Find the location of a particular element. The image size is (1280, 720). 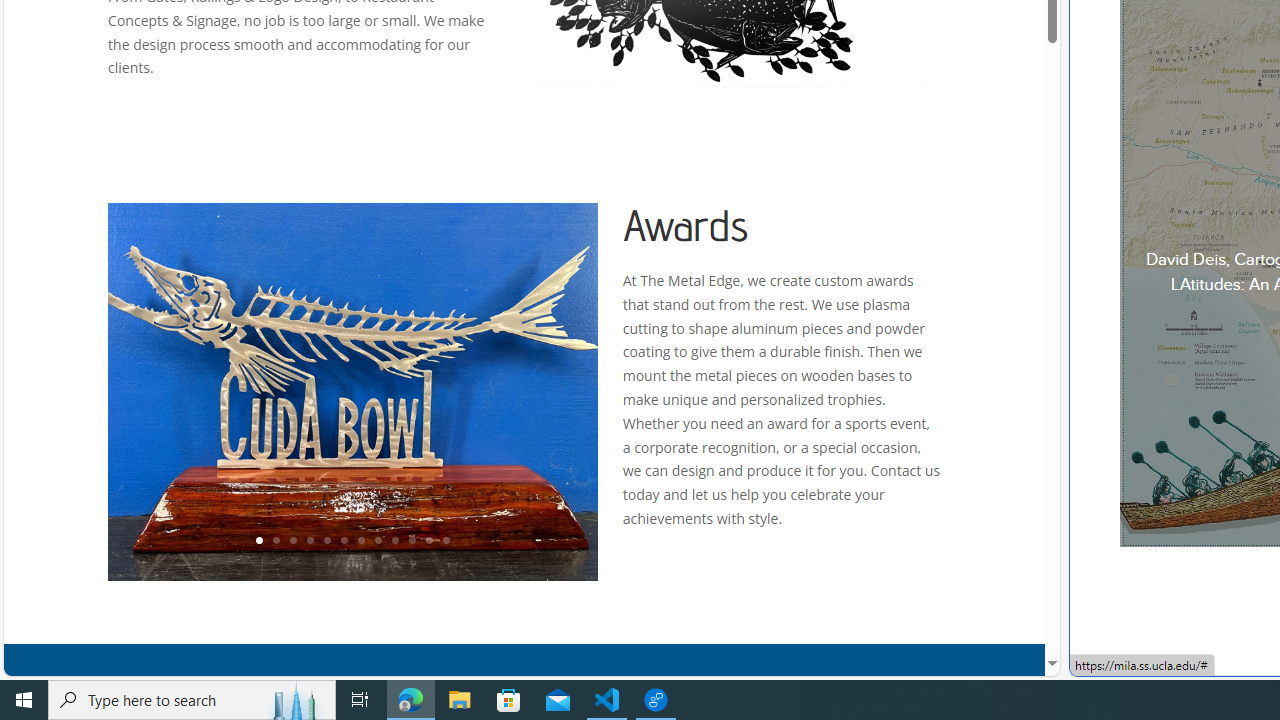

'3' is located at coordinates (292, 541).